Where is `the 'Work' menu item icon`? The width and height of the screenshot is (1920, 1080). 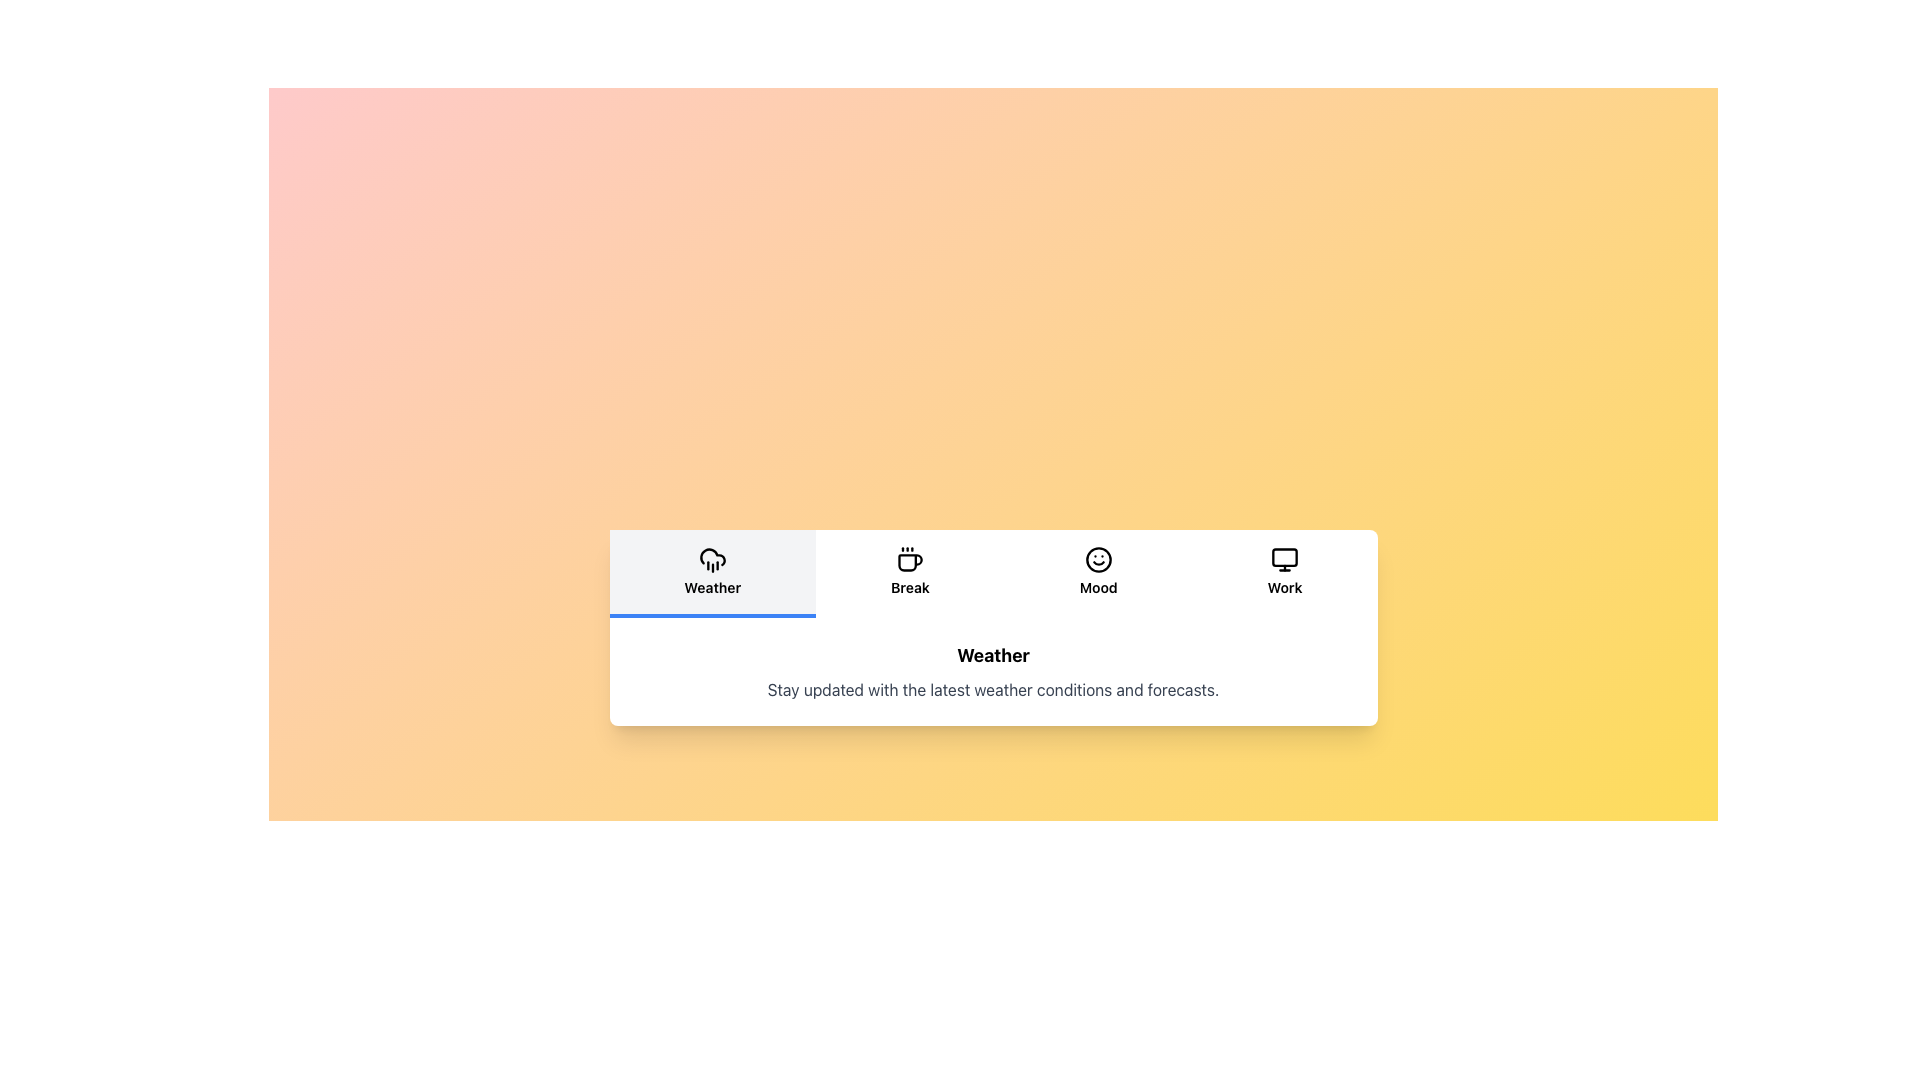
the 'Work' menu item icon is located at coordinates (1285, 571).